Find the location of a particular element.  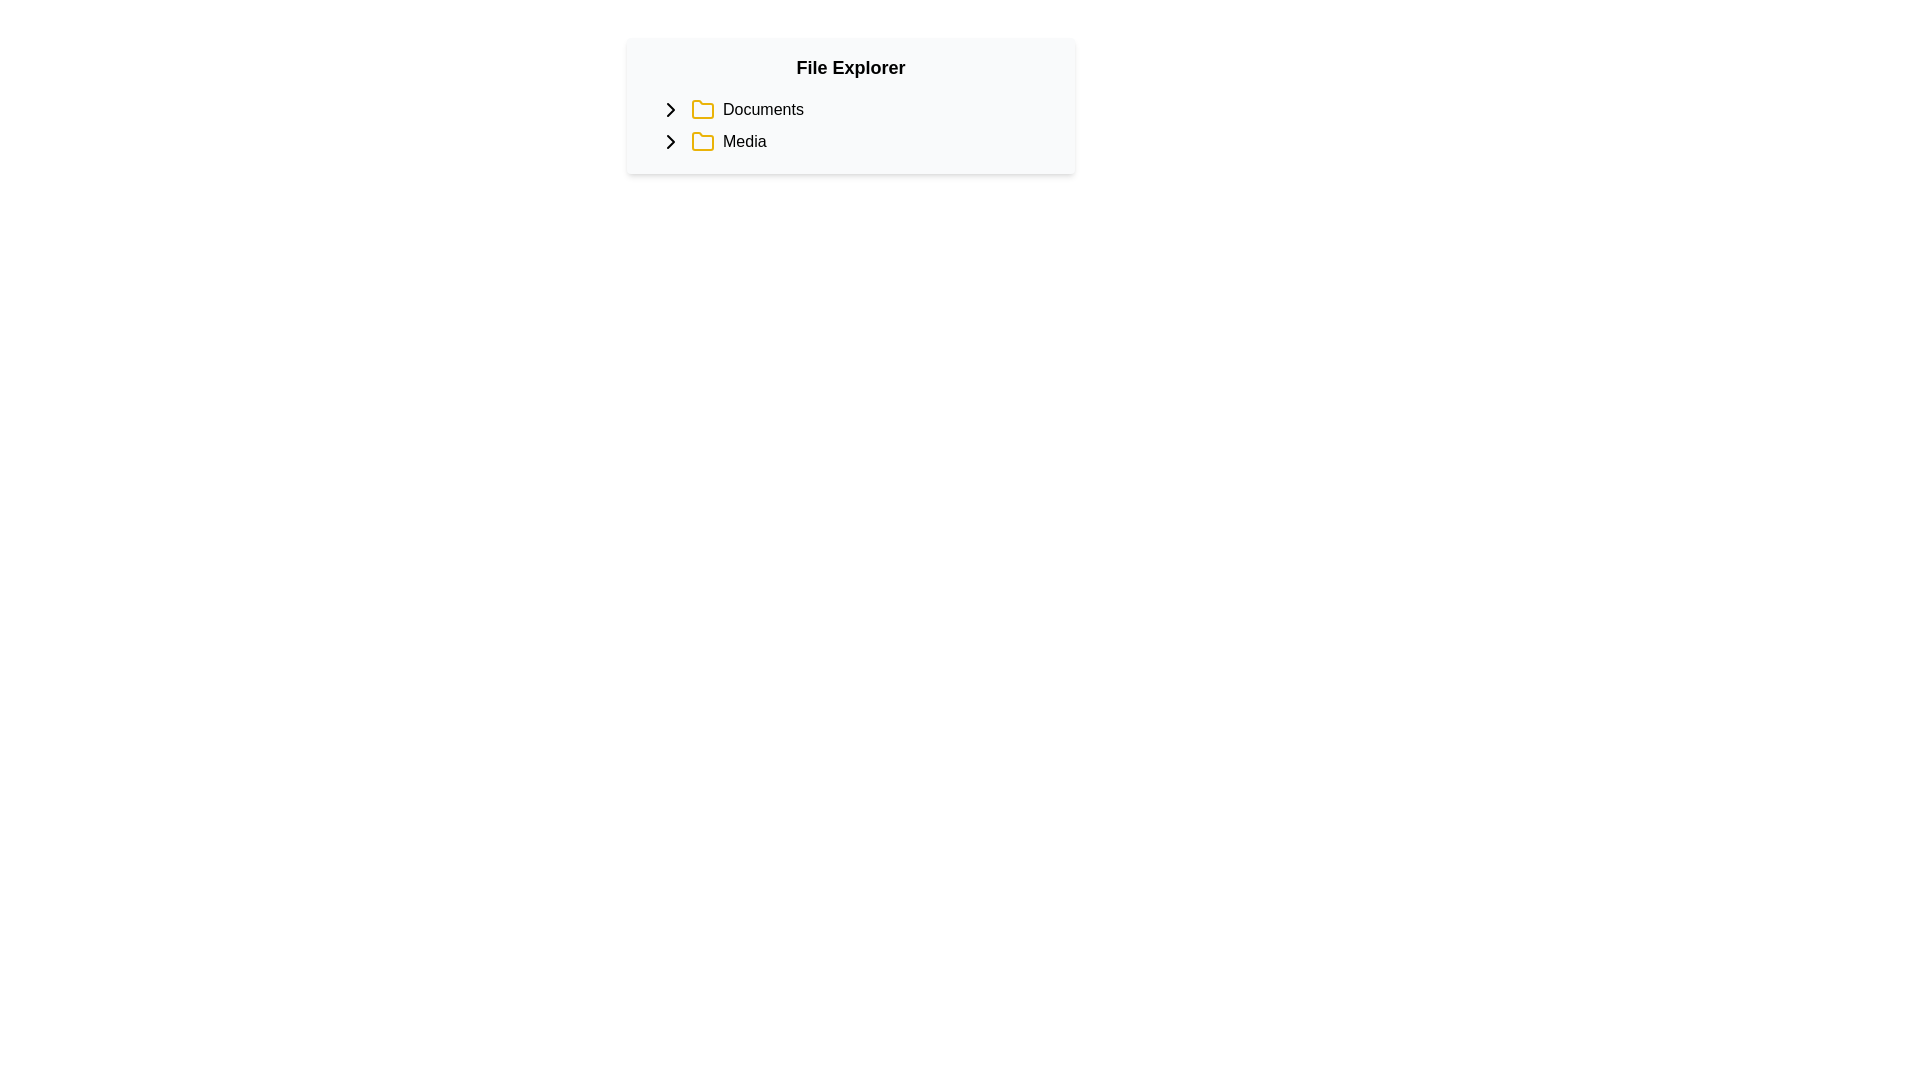

the 'Documents' text label in the file explorer interface is located at coordinates (762, 110).